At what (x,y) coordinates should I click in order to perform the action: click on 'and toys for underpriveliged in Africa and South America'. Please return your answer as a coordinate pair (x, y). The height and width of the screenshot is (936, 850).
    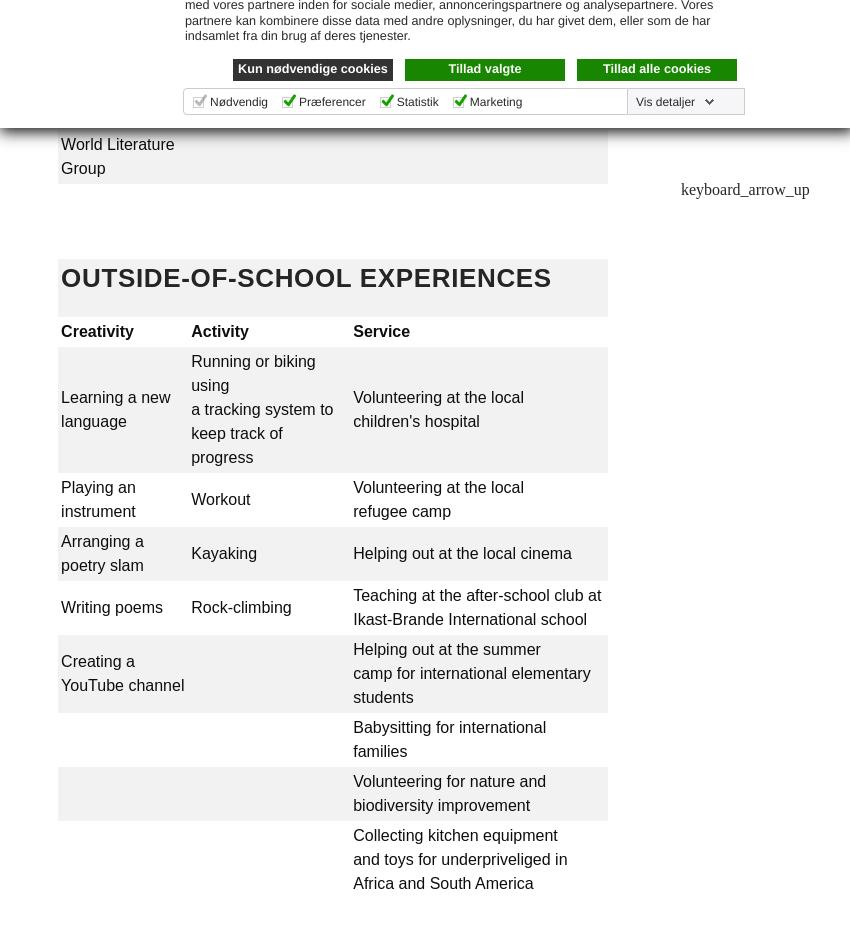
    Looking at the image, I should click on (352, 870).